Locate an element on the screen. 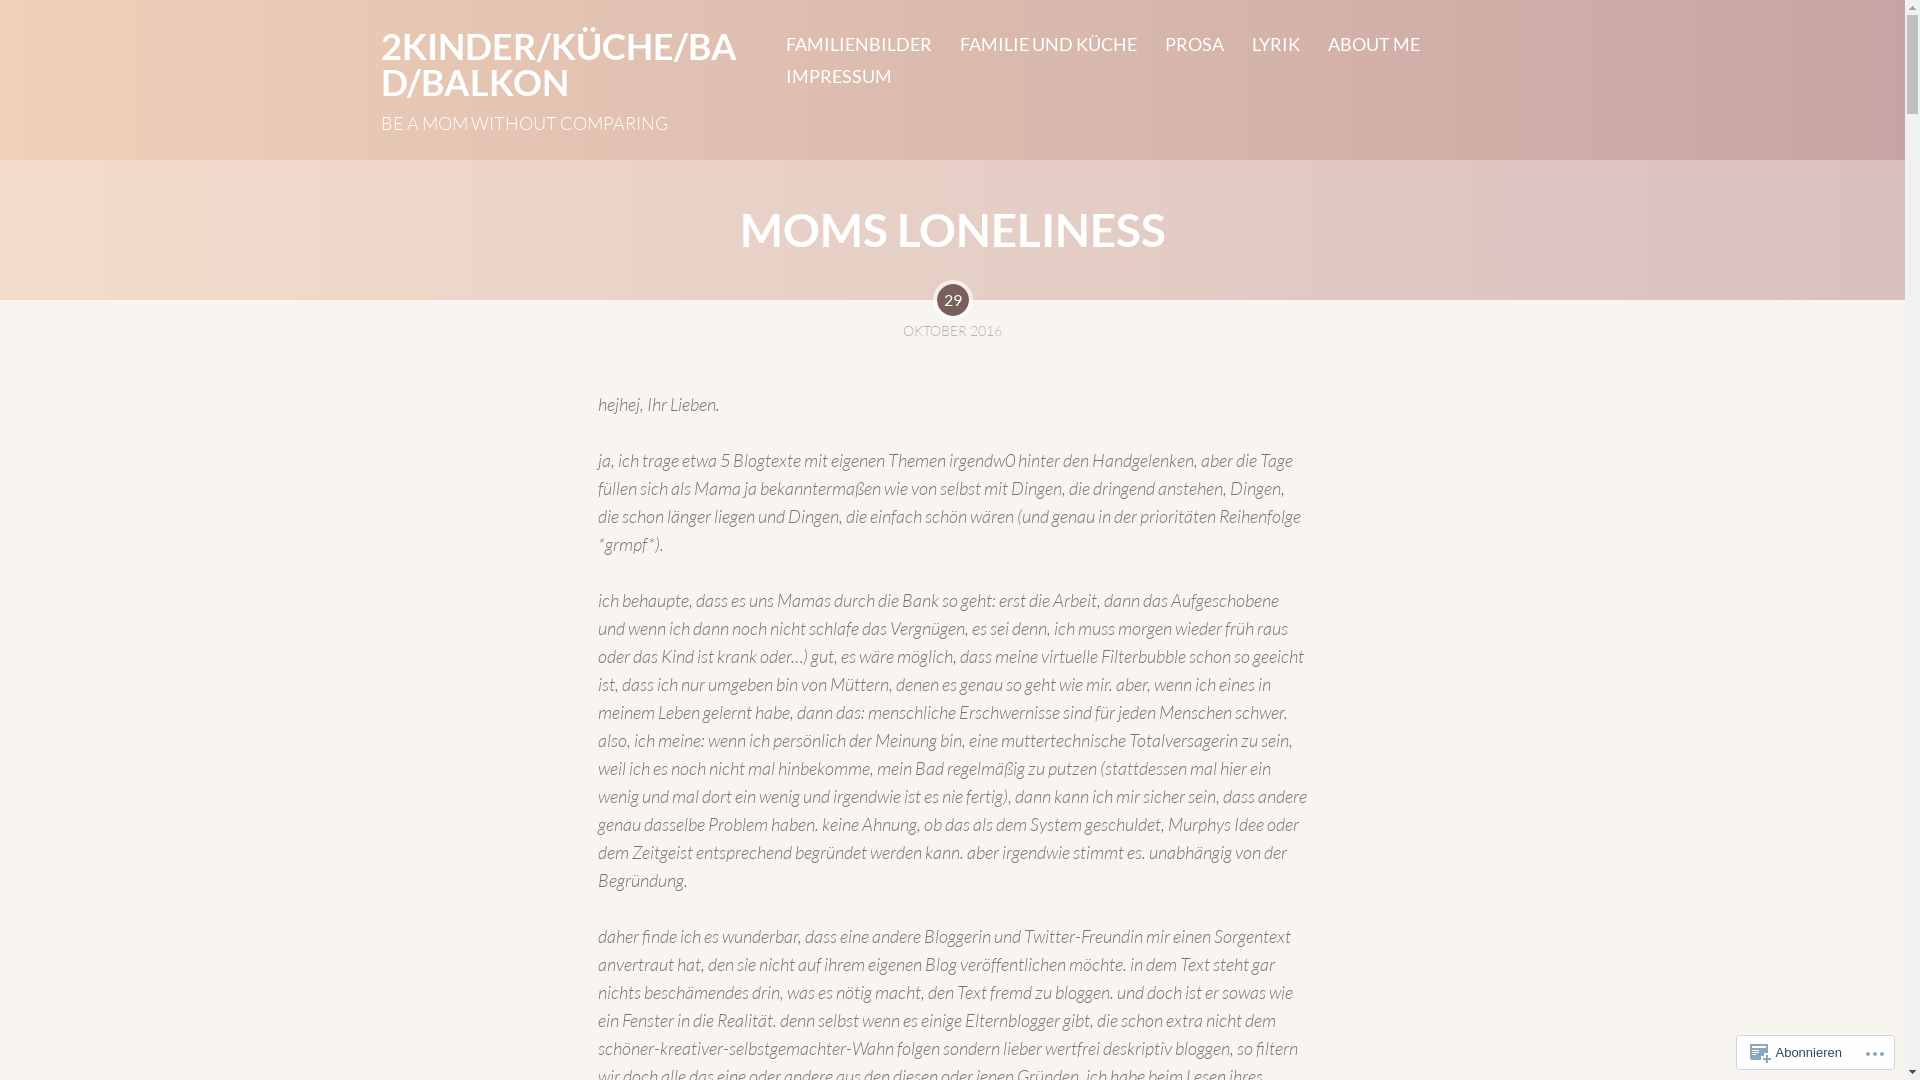 This screenshot has height=1080, width=1920. 'FAMILIENBILDER' is located at coordinates (757, 43).